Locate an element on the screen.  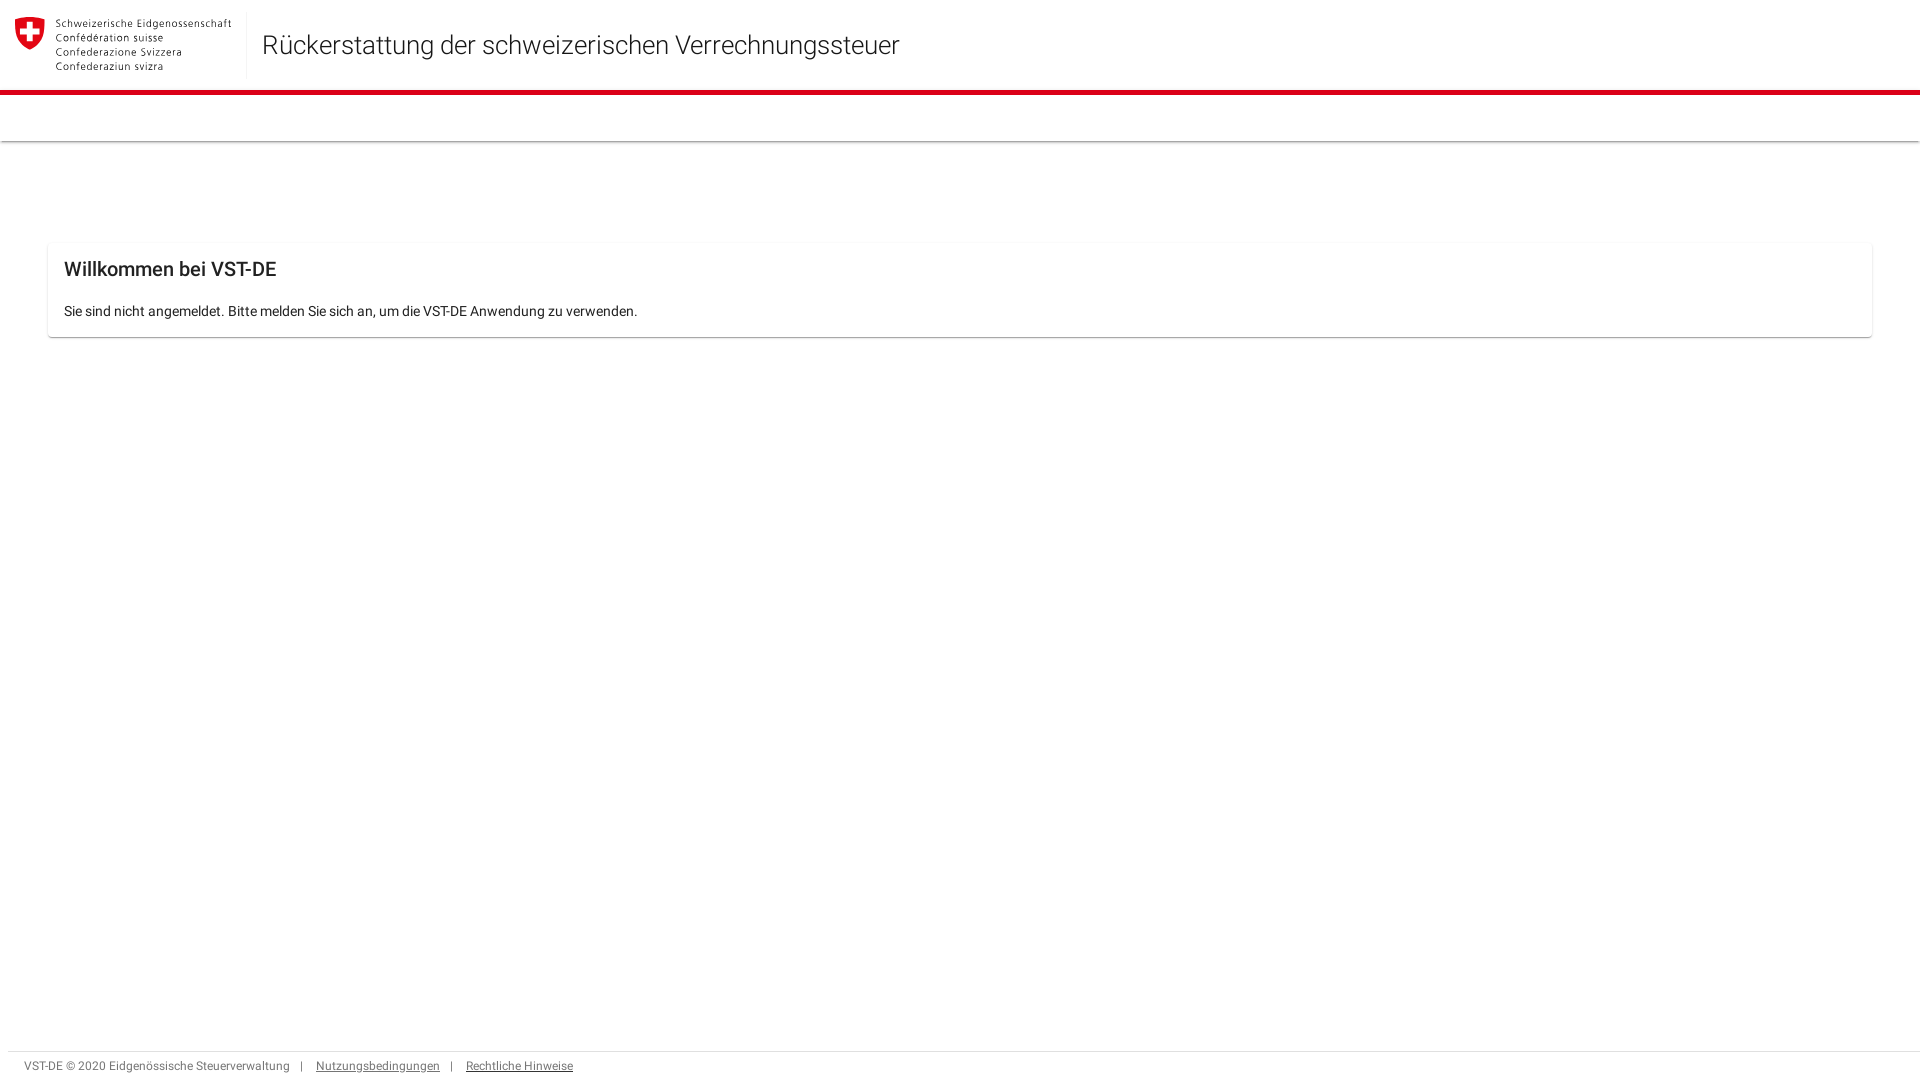
'Rechtliche Hinweise' is located at coordinates (519, 1064).